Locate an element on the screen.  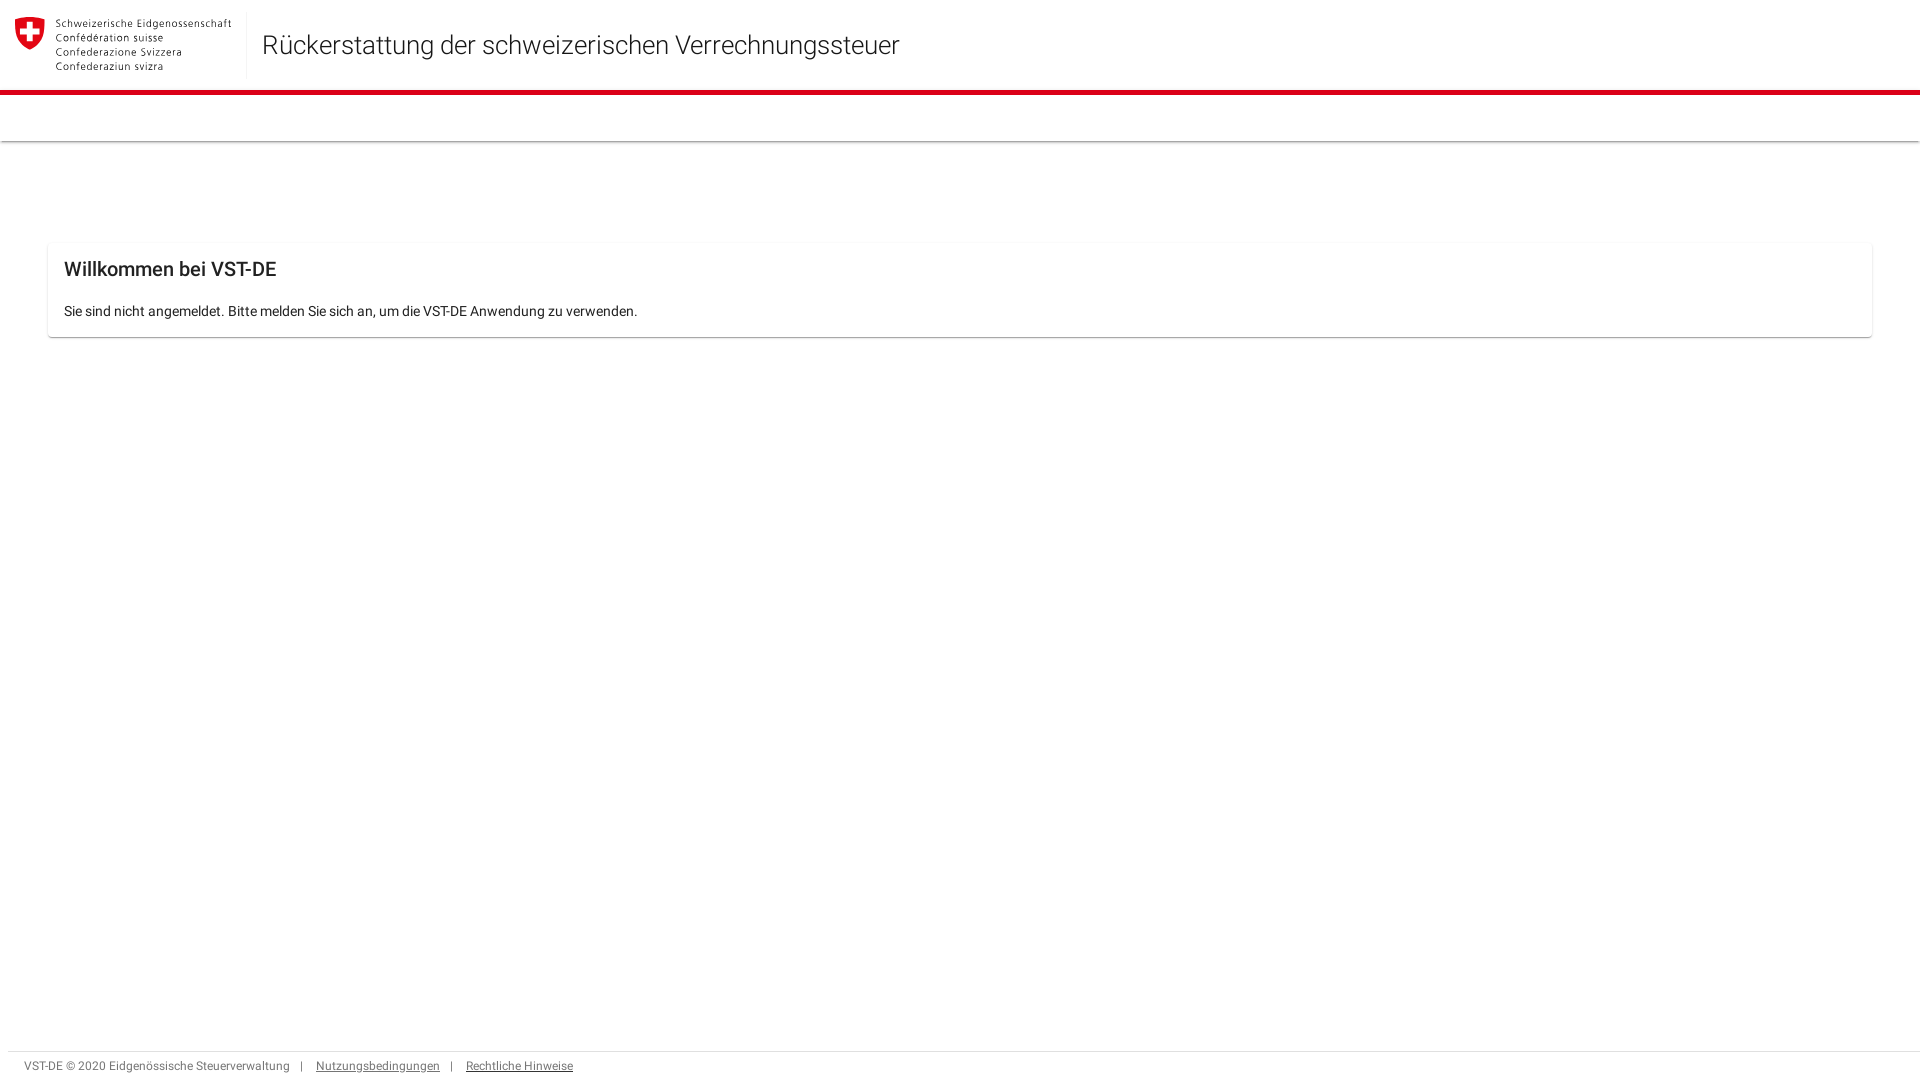
'Rechtliche Hinweise' is located at coordinates (519, 1064).